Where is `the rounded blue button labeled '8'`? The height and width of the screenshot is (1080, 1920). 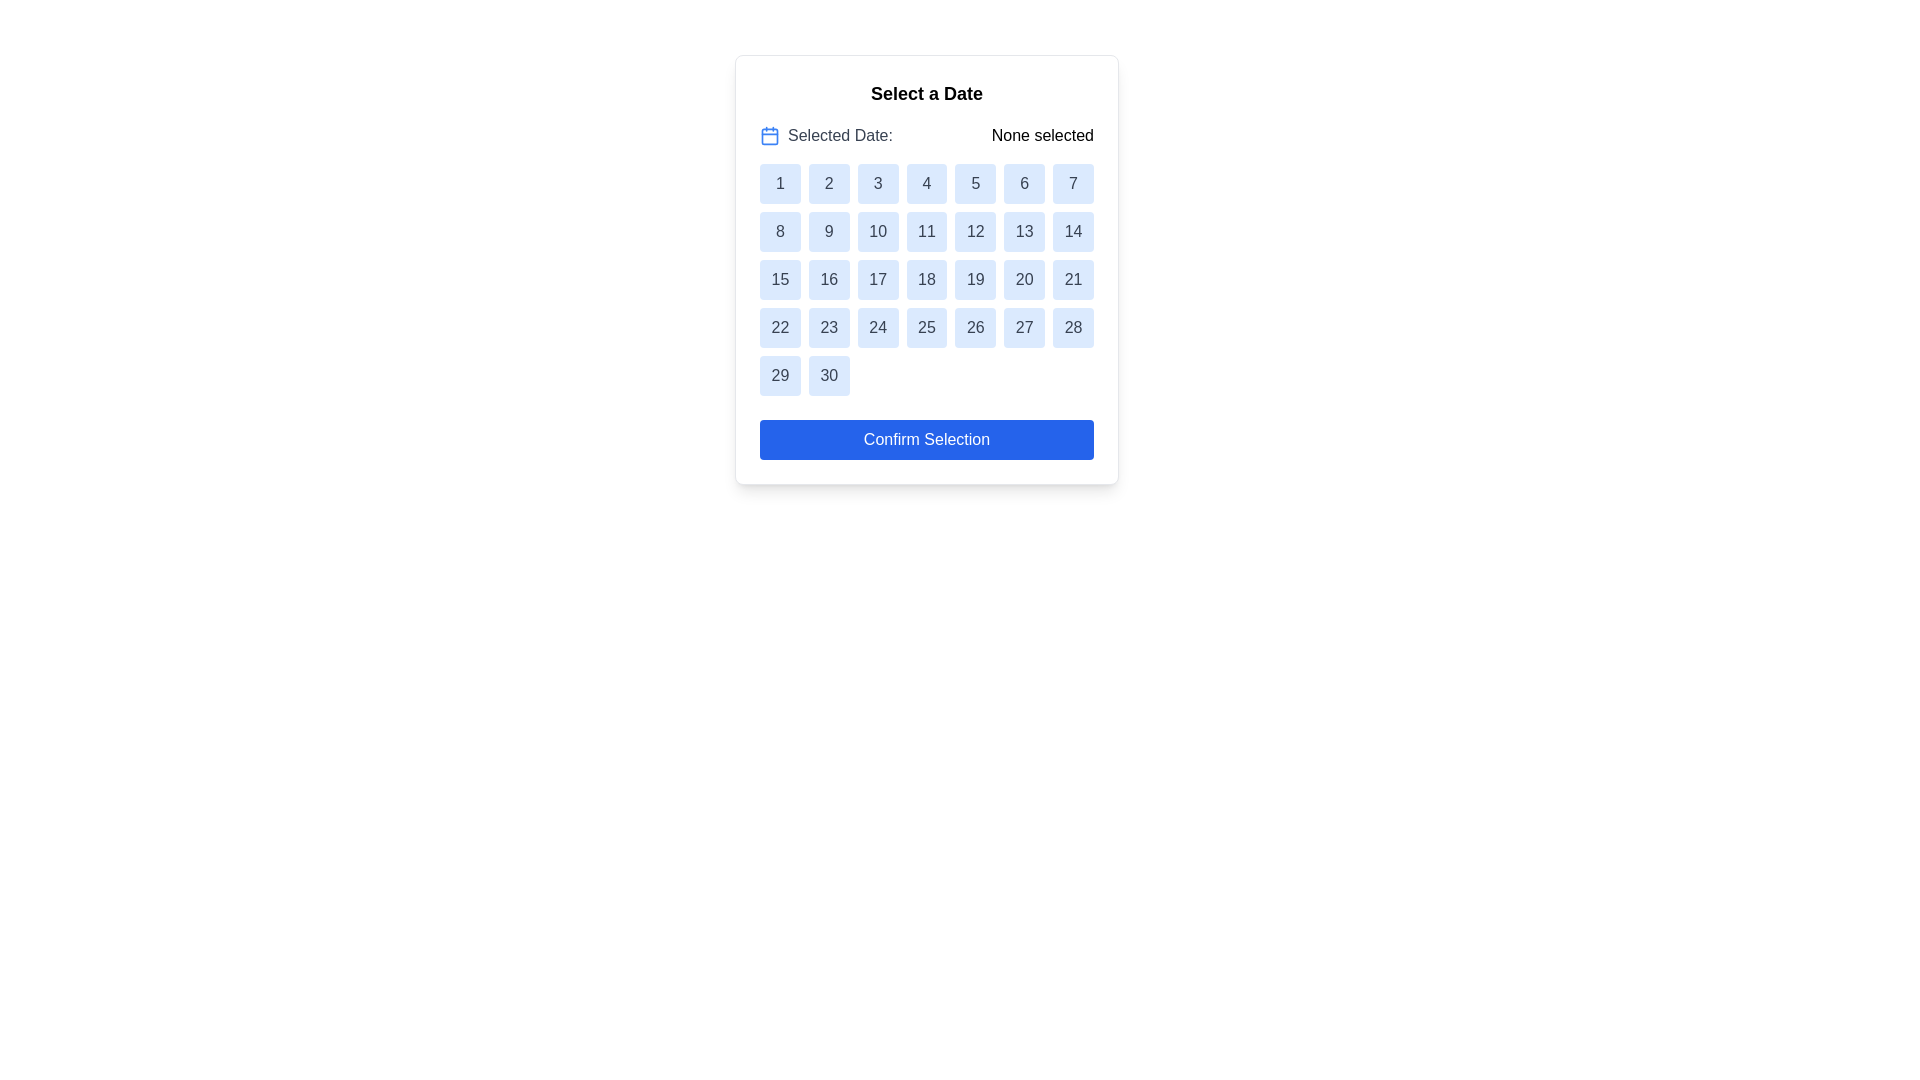
the rounded blue button labeled '8' is located at coordinates (779, 230).